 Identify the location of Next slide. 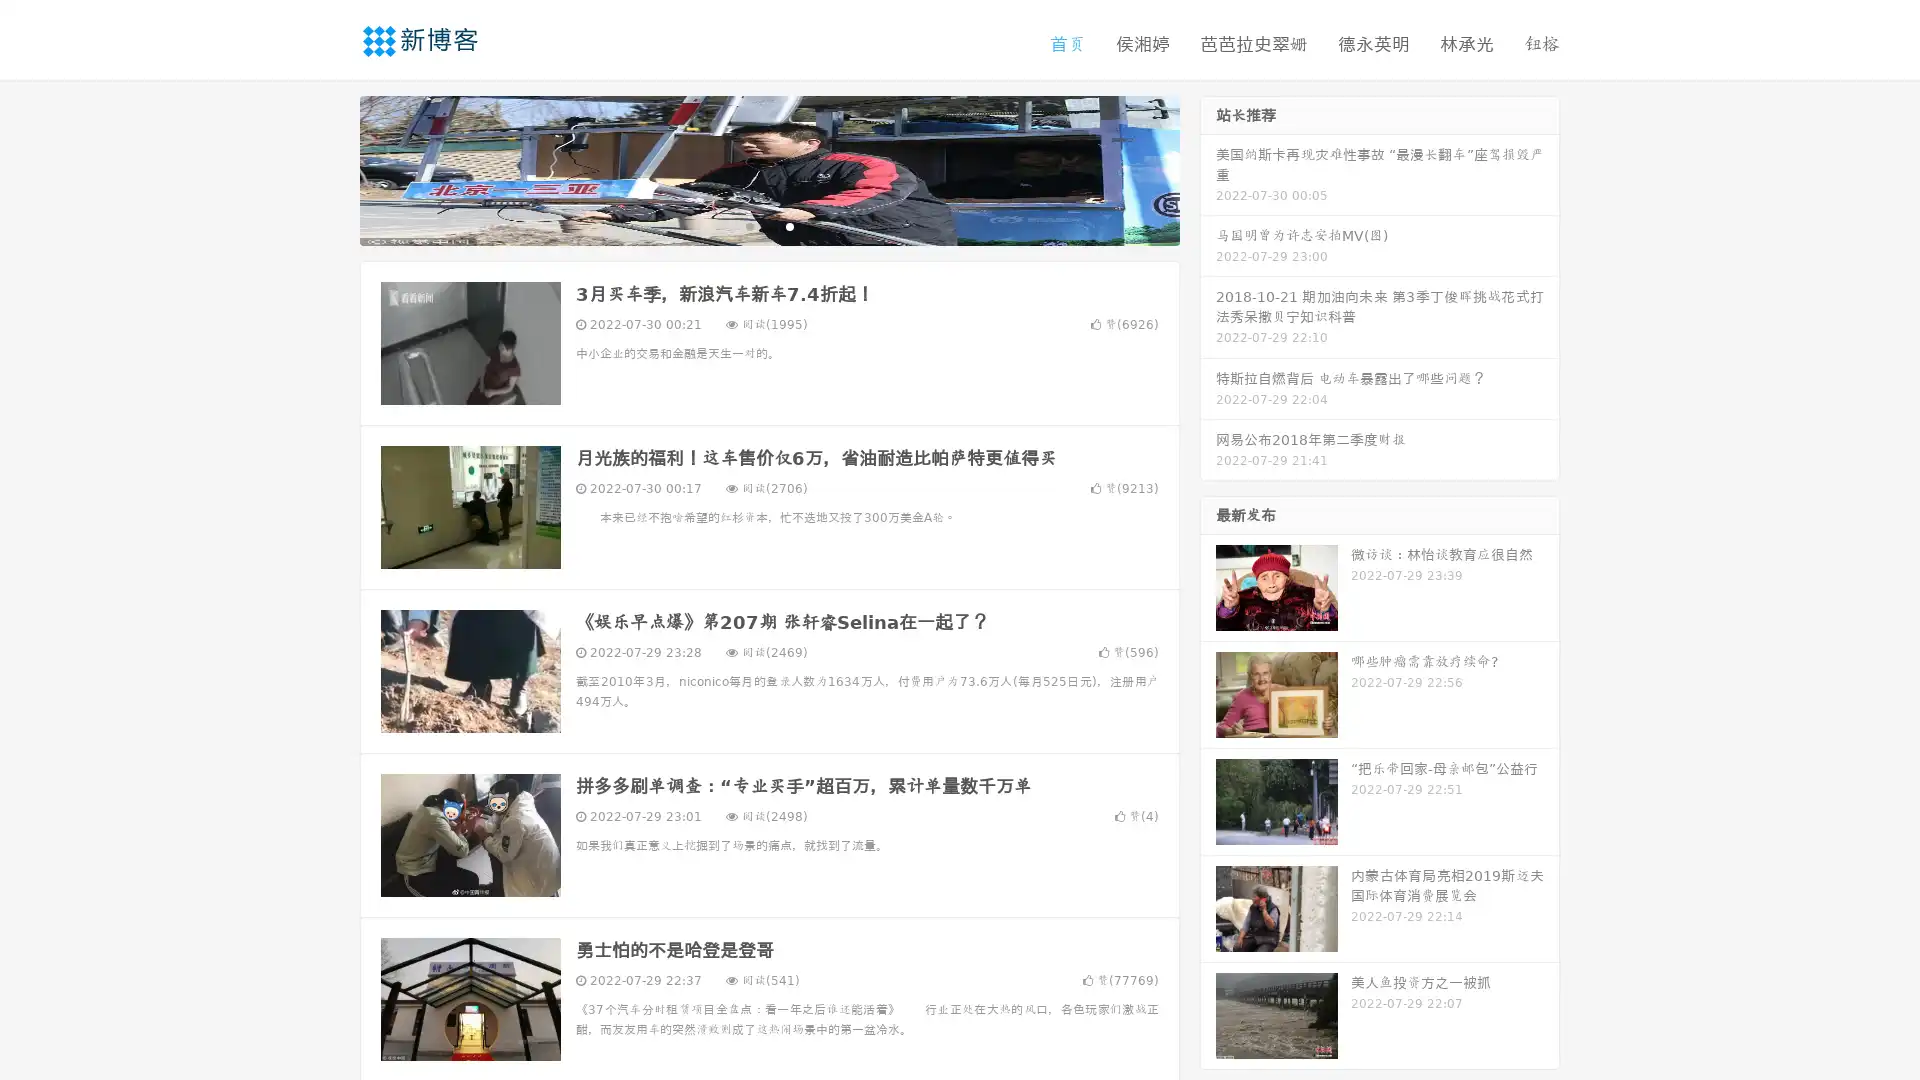
(1208, 168).